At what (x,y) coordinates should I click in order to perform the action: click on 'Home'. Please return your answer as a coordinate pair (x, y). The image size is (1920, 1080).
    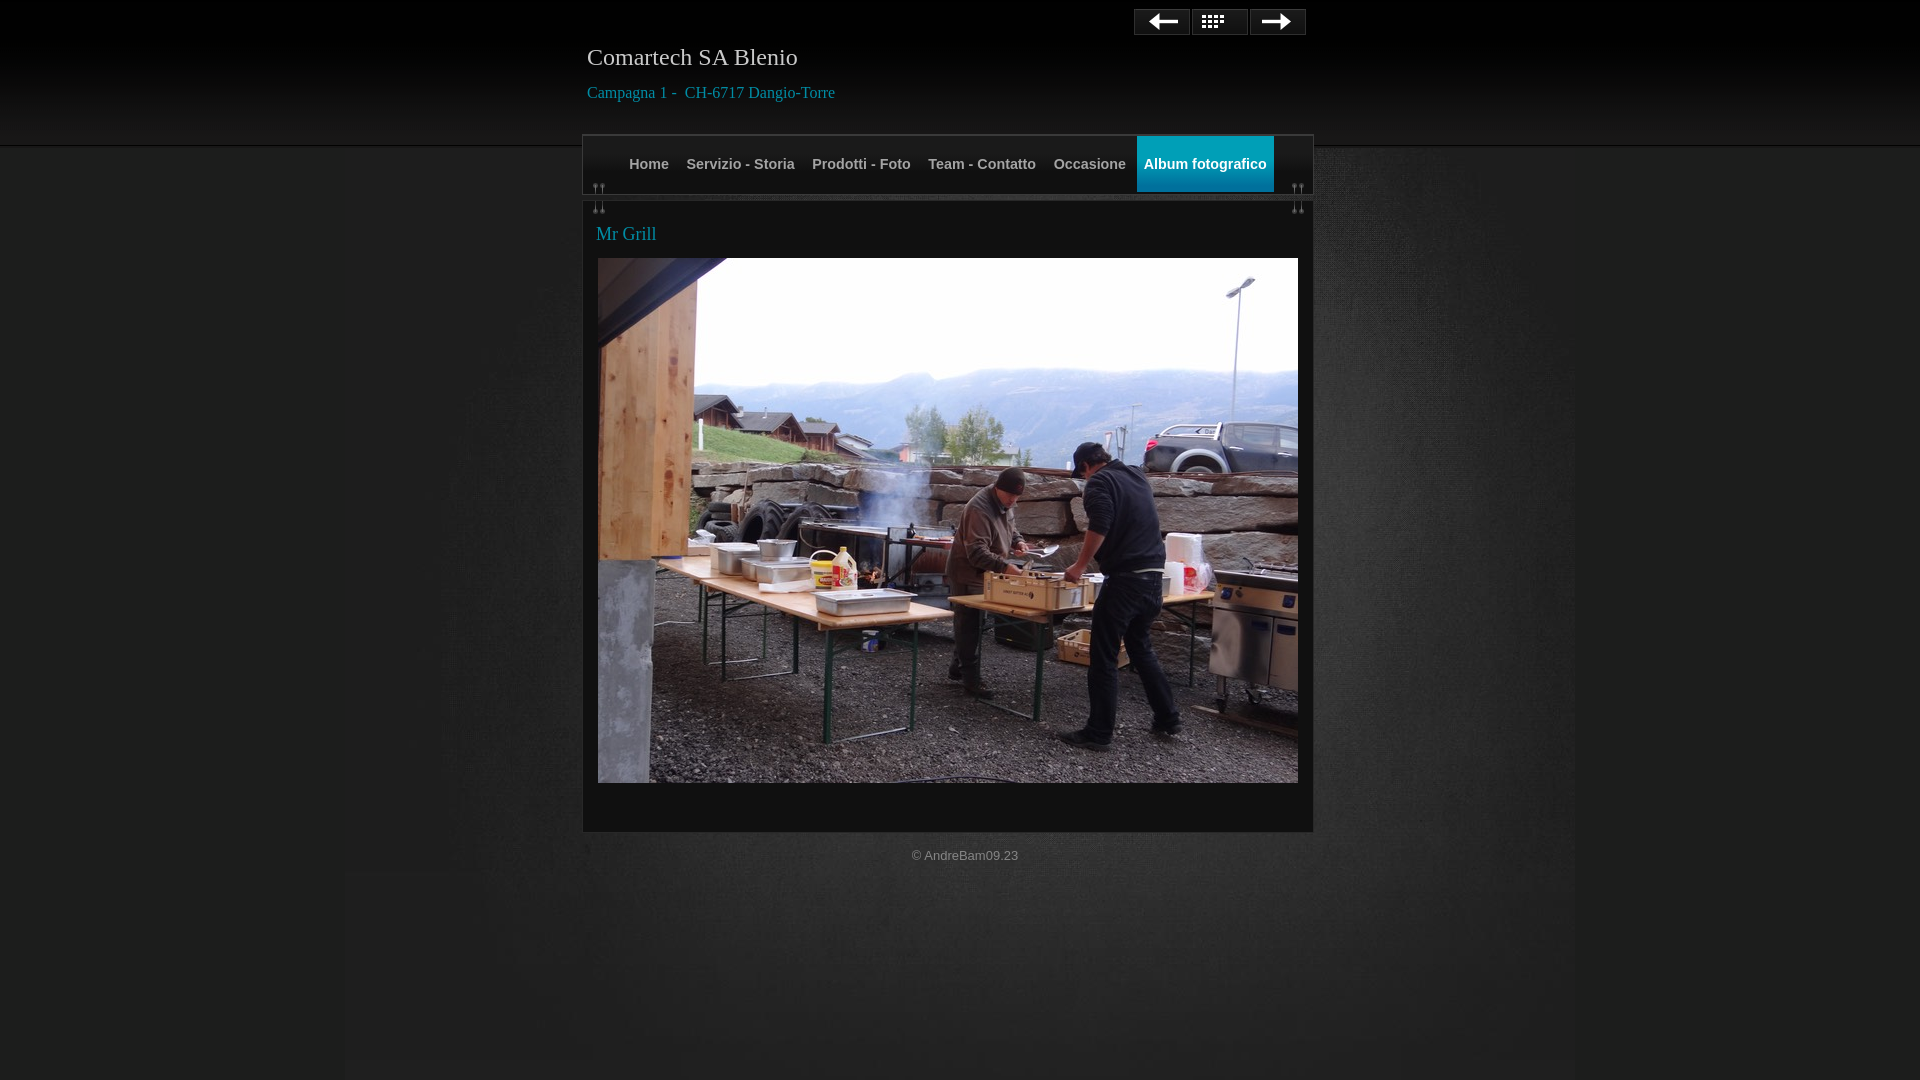
    Looking at the image, I should click on (648, 163).